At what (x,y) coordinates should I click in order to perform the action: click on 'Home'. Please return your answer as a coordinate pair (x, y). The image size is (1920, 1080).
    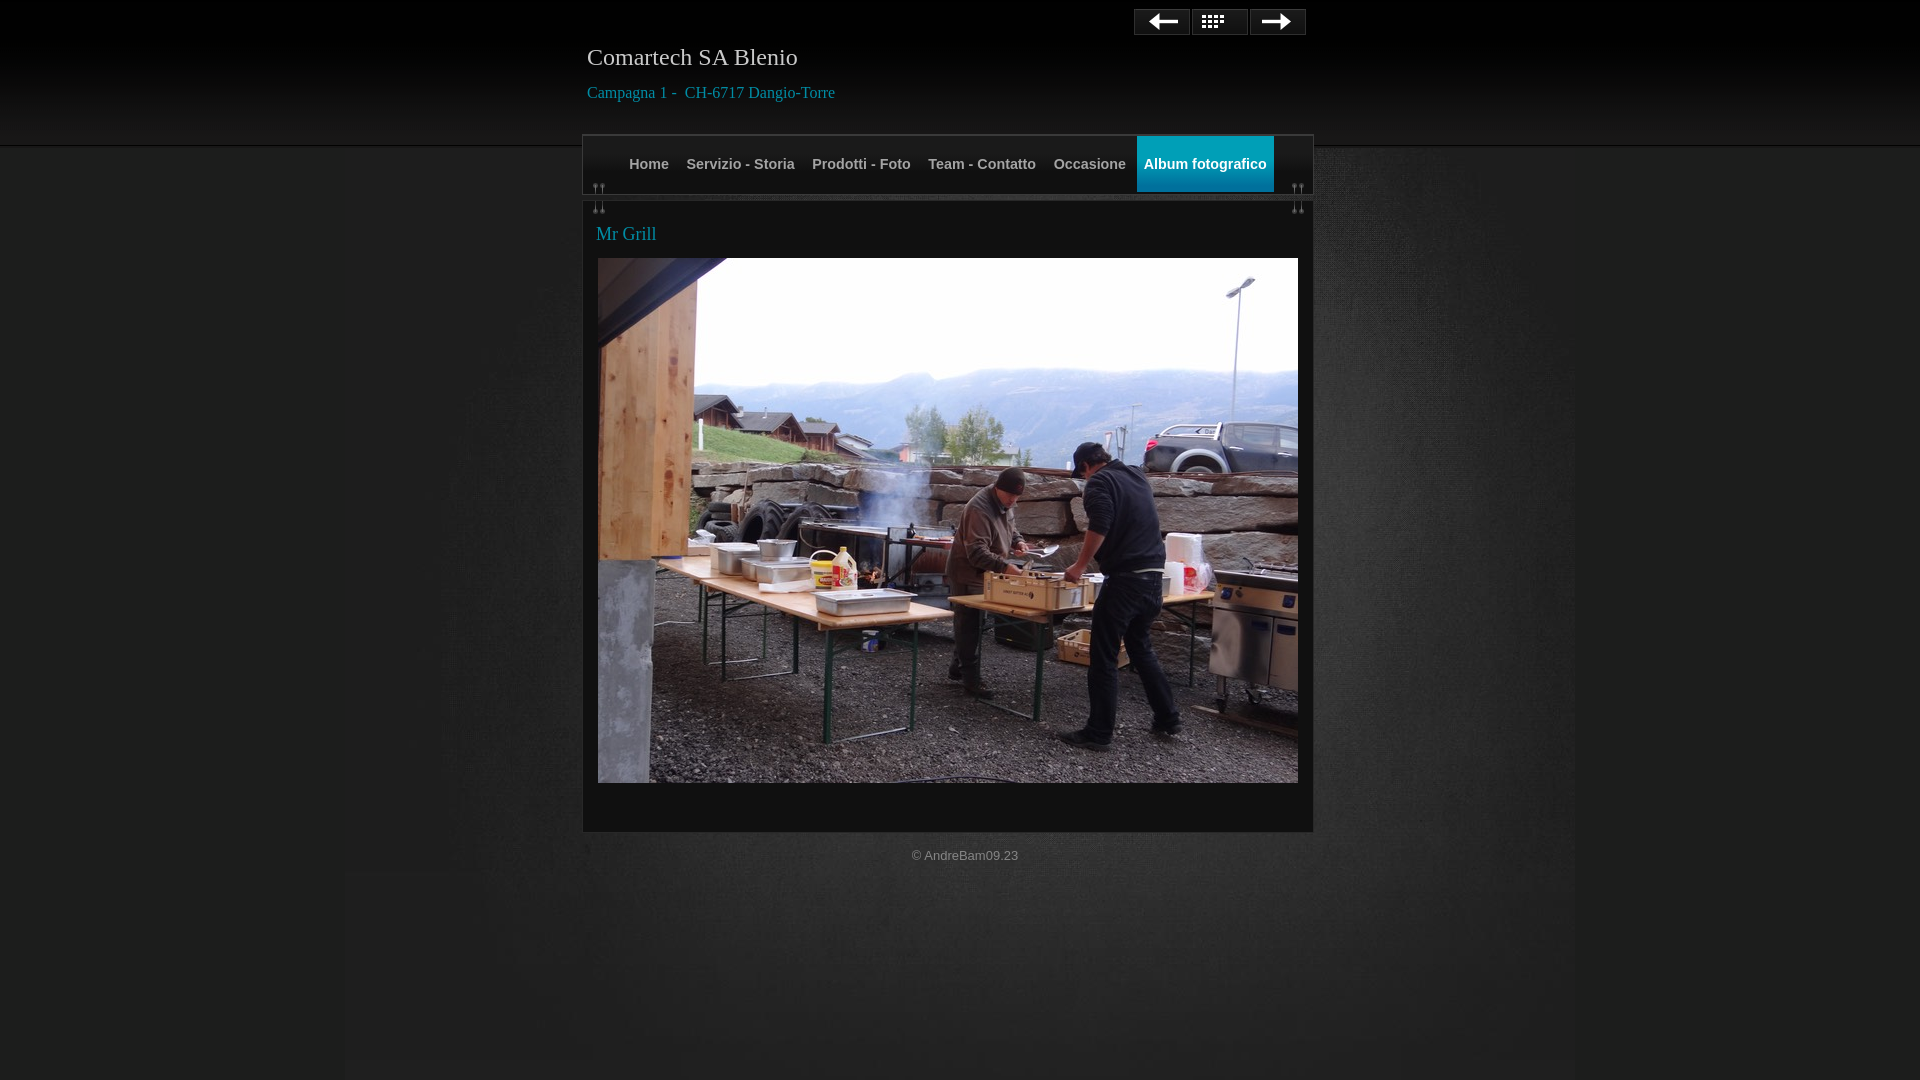
    Looking at the image, I should click on (648, 163).